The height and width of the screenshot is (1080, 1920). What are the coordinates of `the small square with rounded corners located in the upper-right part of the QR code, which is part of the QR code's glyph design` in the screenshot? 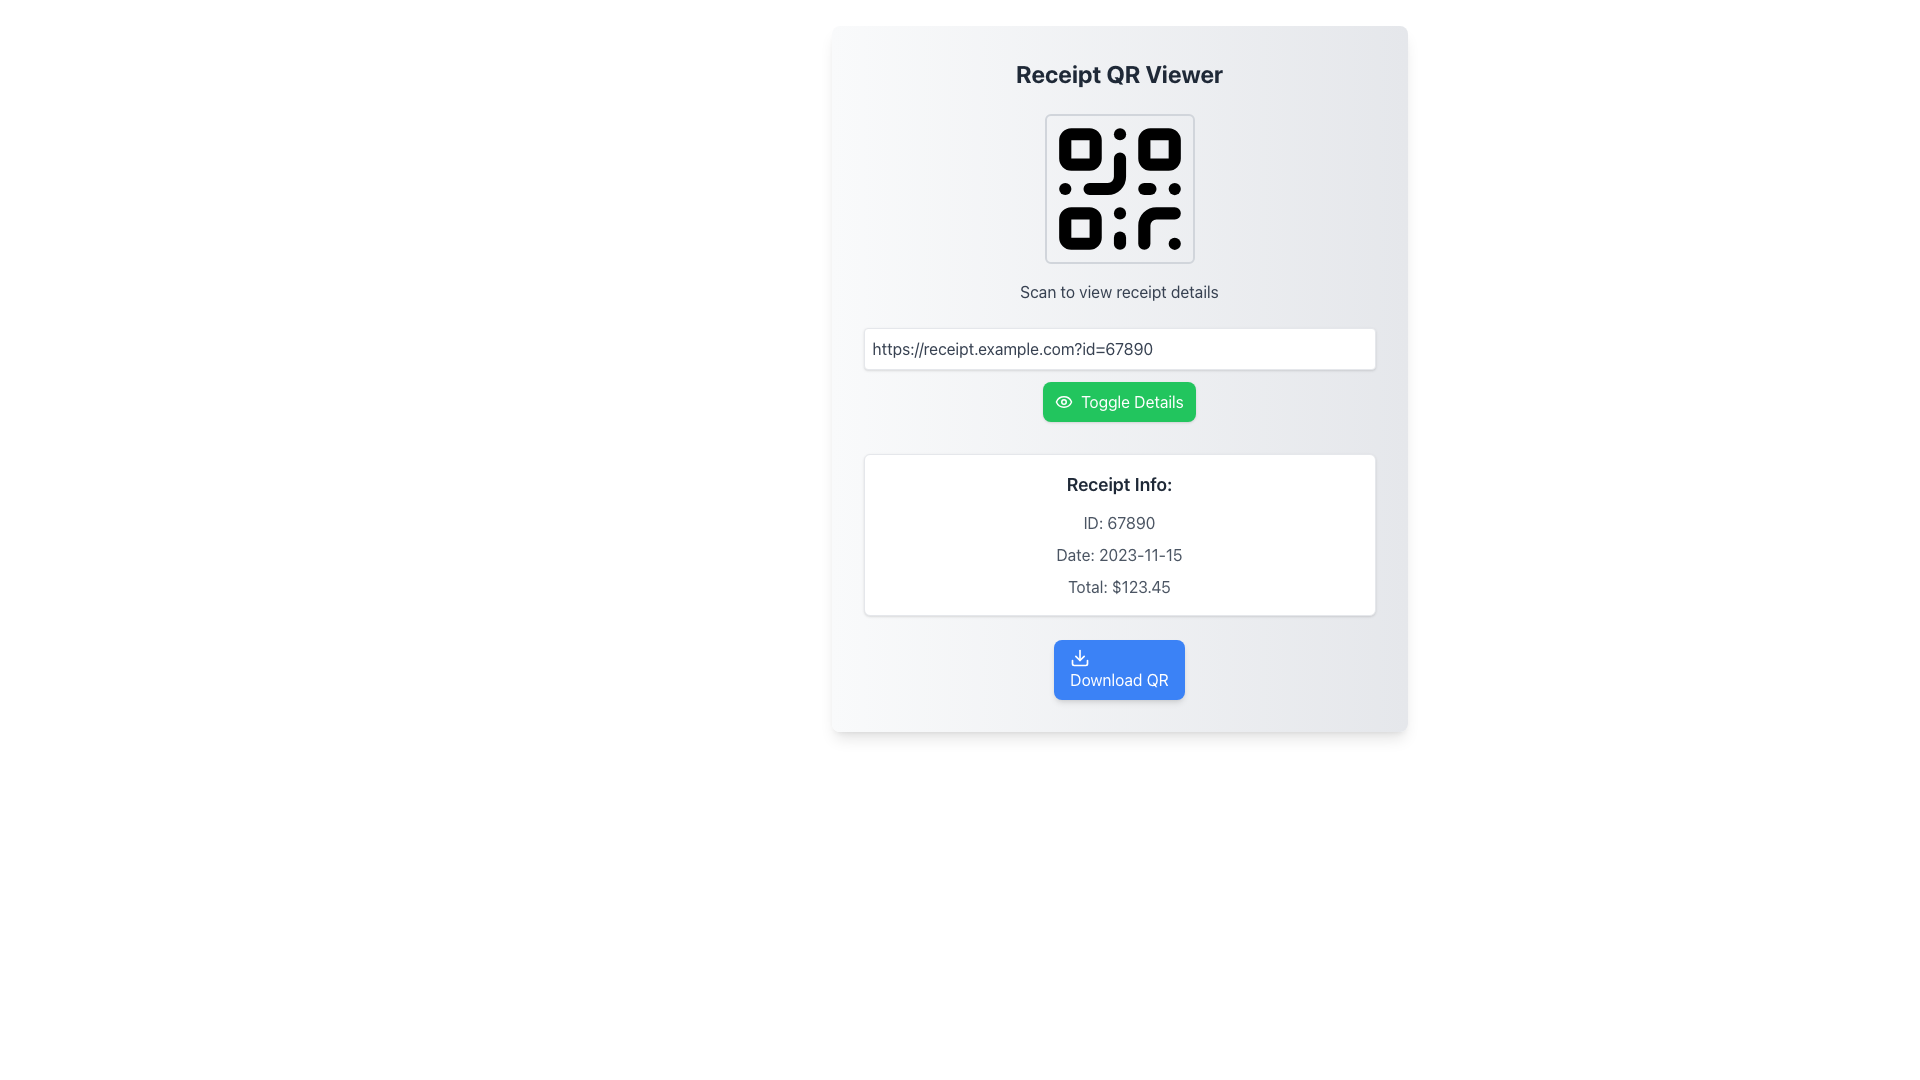 It's located at (1159, 148).